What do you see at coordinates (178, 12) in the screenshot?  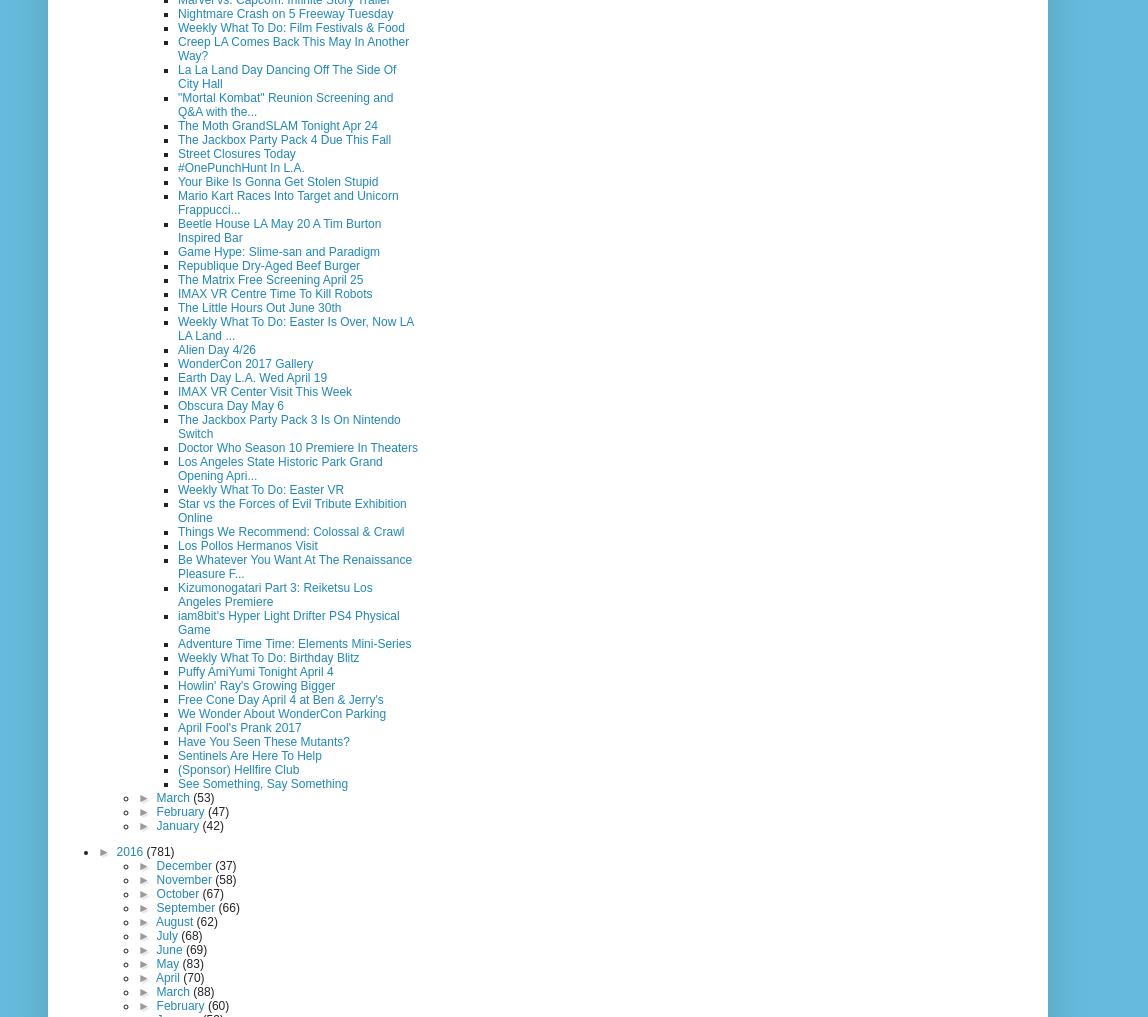 I see `'Nightmare Crash on 5 Freeway Tuesday'` at bounding box center [178, 12].